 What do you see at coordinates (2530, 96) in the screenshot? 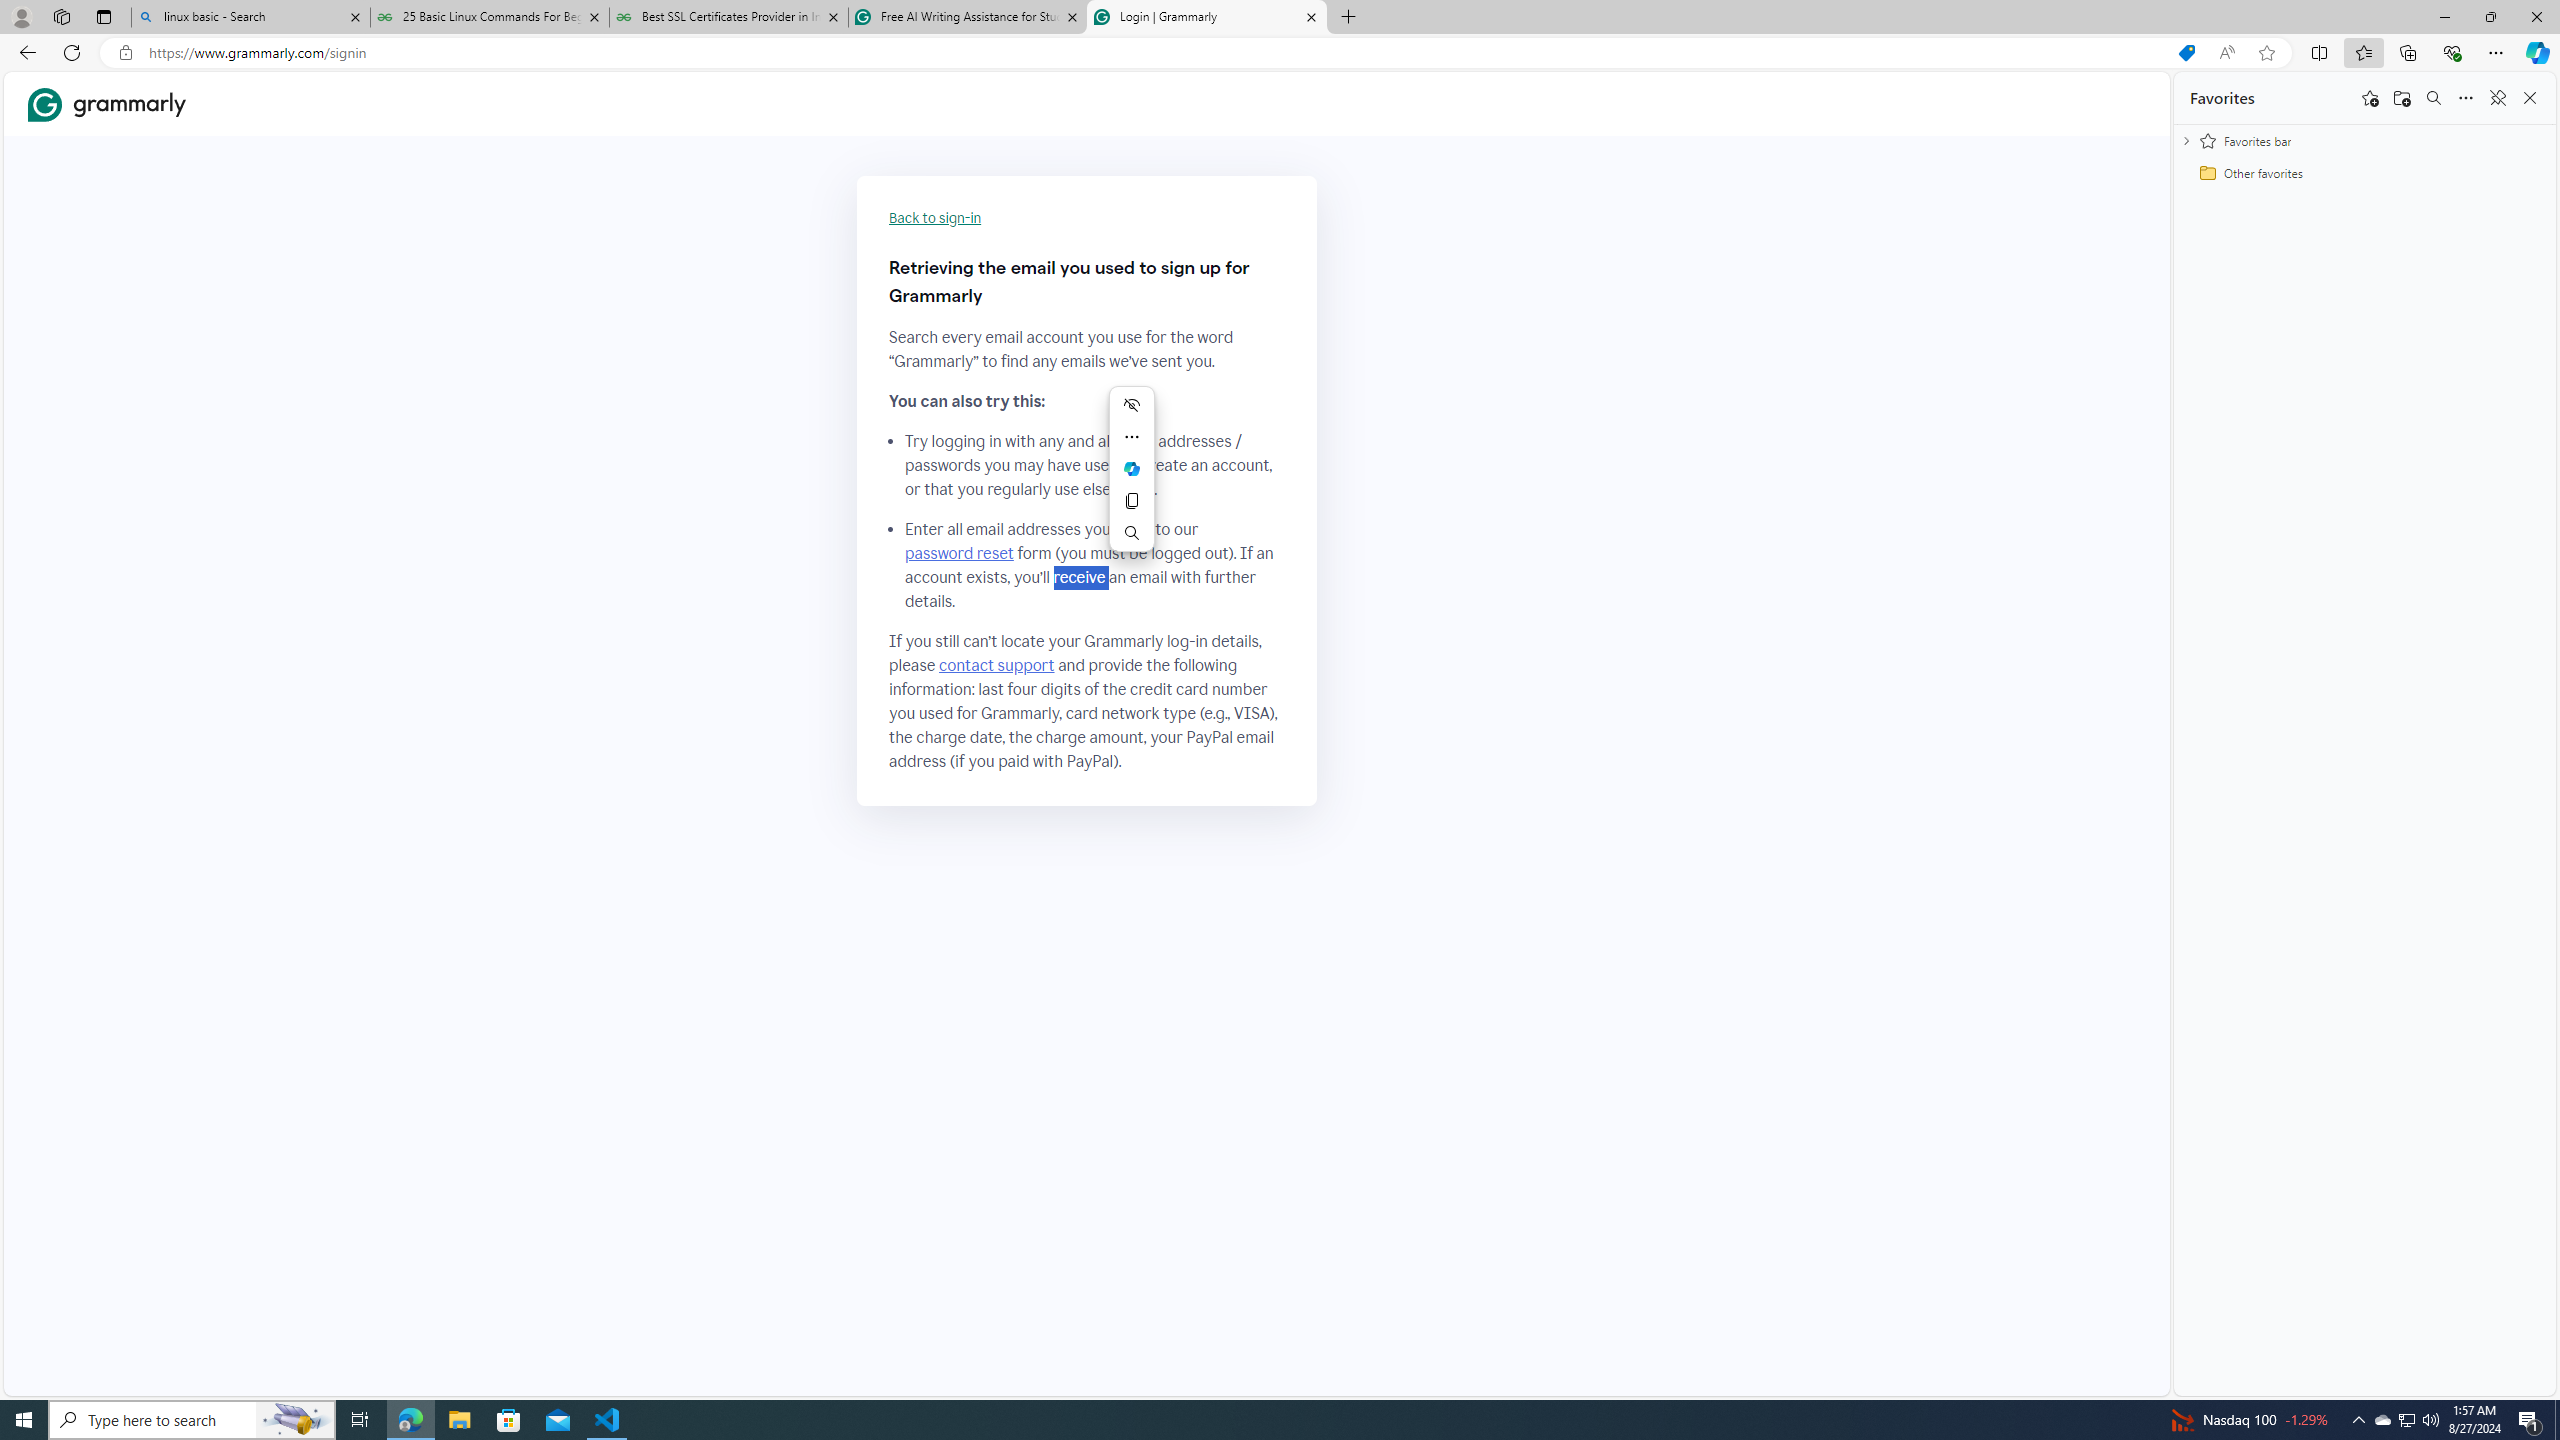
I see `'Close favorites'` at bounding box center [2530, 96].